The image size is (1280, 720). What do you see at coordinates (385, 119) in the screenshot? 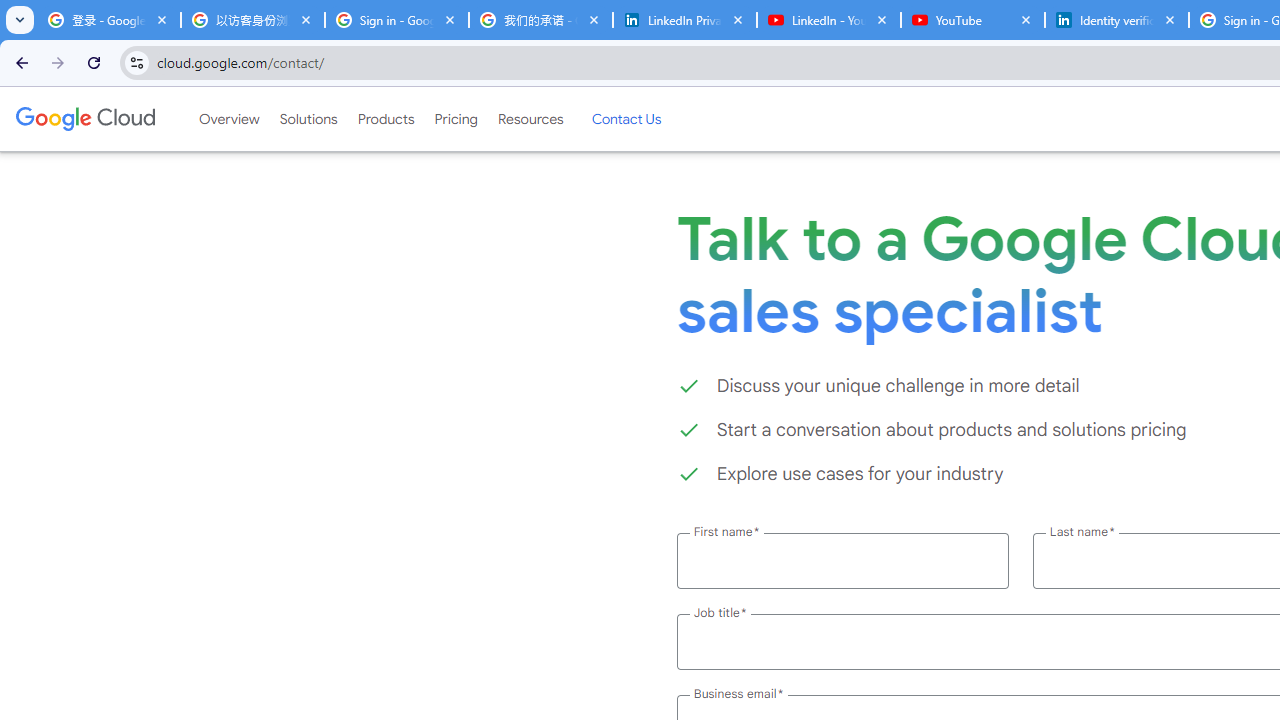
I see `'Products'` at bounding box center [385, 119].